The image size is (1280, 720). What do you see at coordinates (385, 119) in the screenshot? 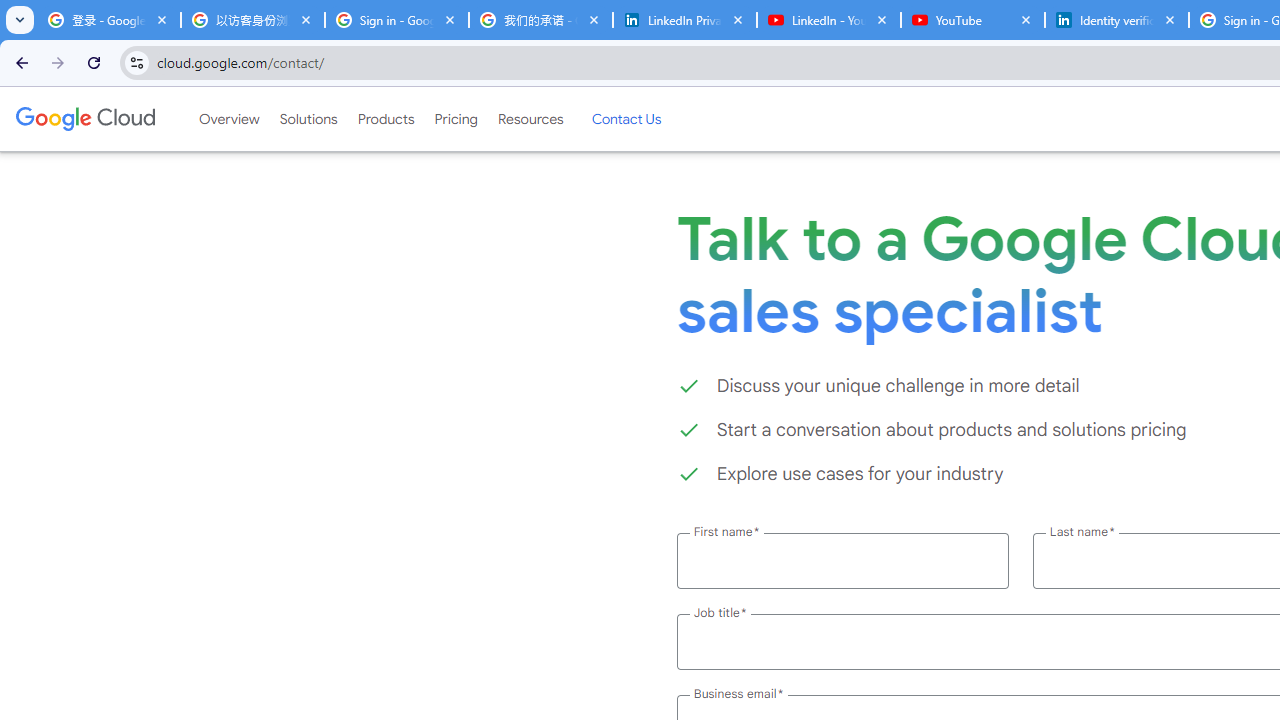
I see `'Products'` at bounding box center [385, 119].